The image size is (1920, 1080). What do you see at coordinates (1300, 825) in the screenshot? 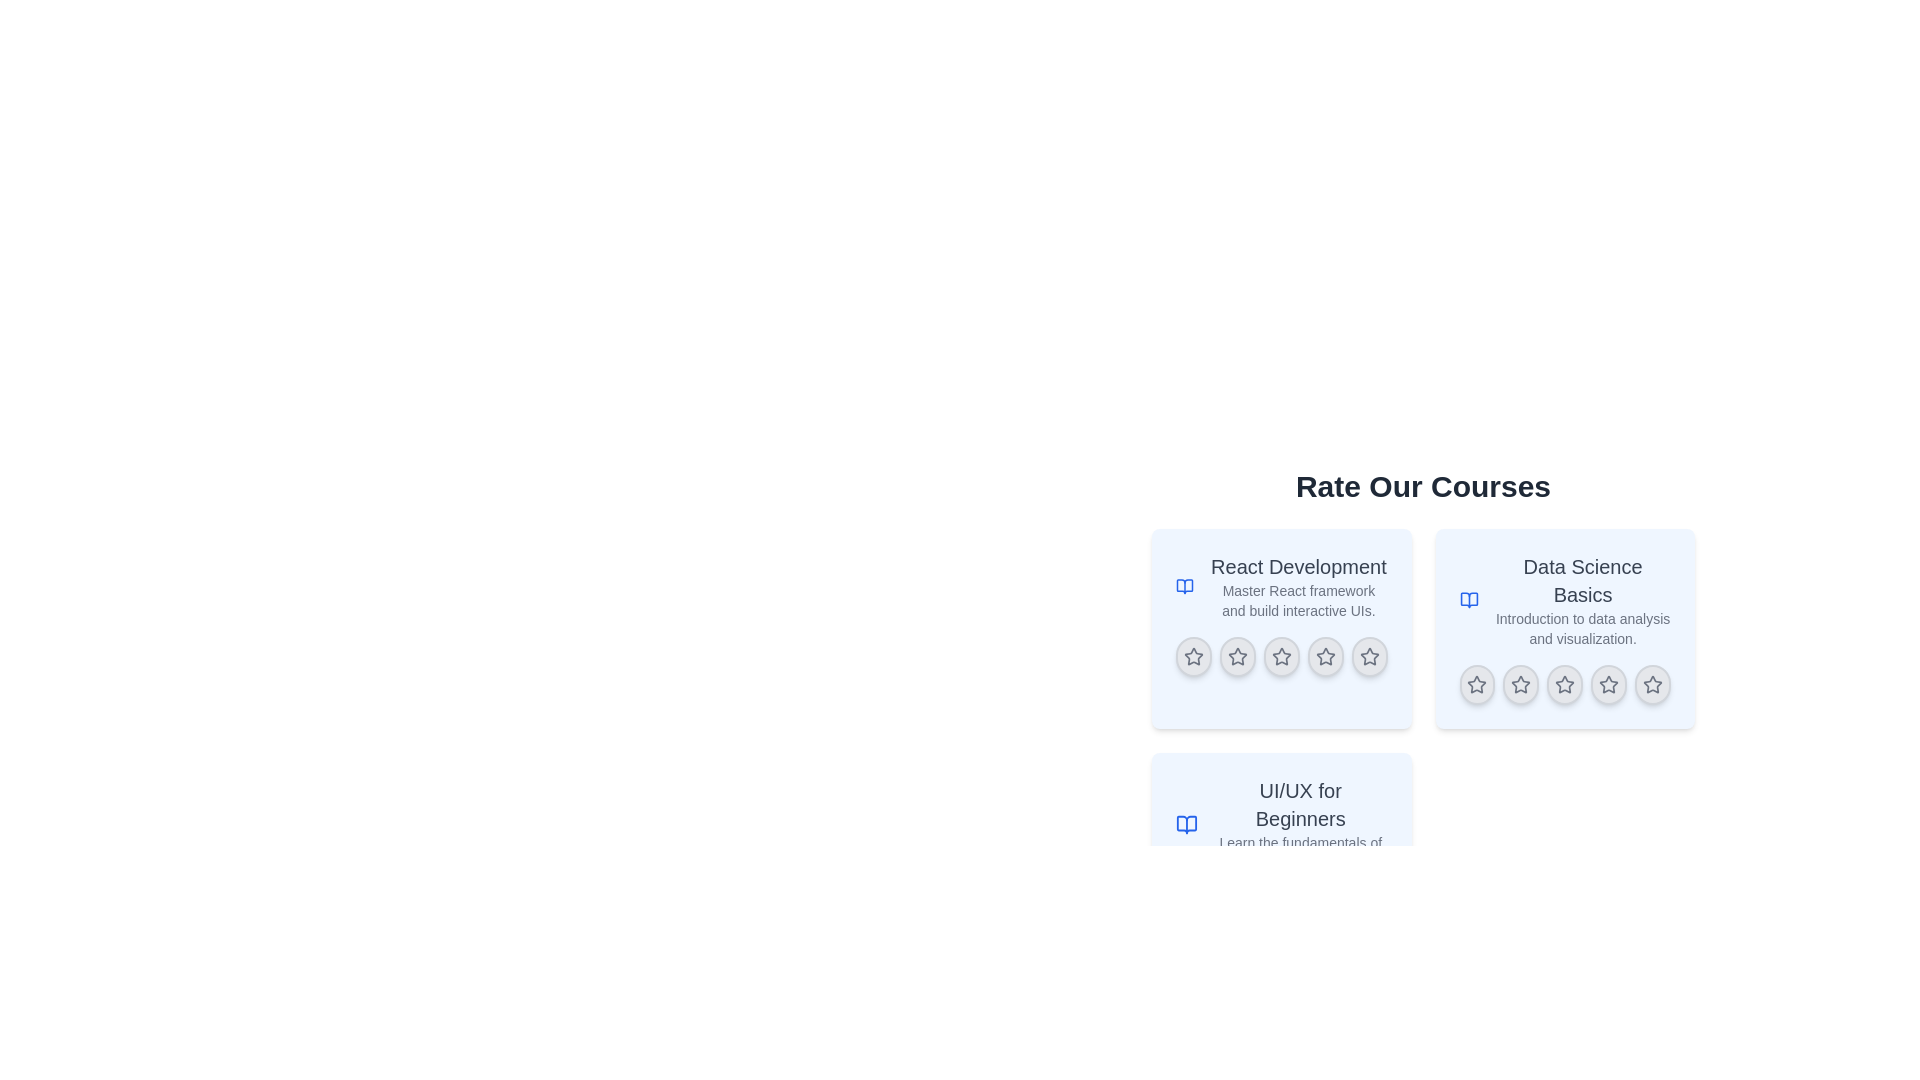
I see `the text section that presents the title and brief description of the course about UI/UX design, located in the bottom-left quadrant of the 'Rate Our Courses' section, specifically the third item in the vertical list` at bounding box center [1300, 825].